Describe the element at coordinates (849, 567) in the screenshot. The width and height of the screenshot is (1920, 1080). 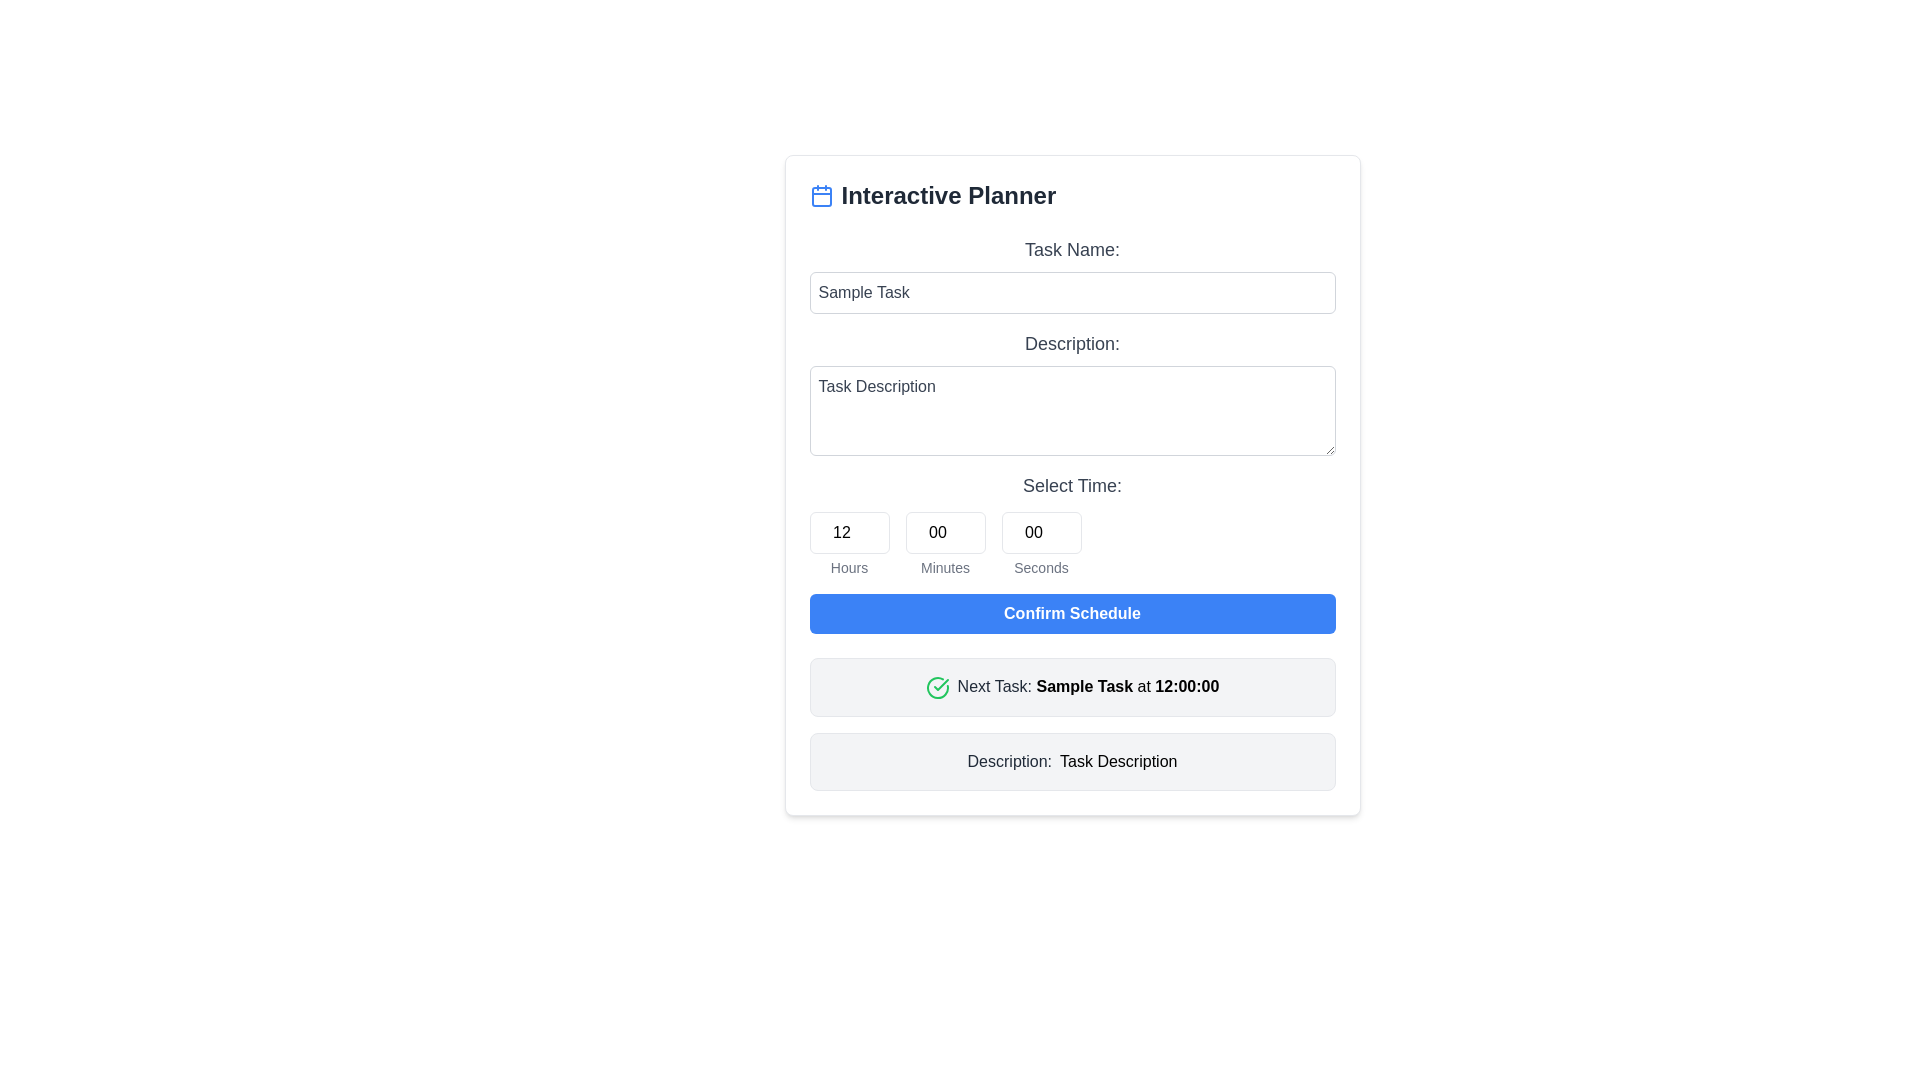
I see `the text label displaying 'Hours' in a small, gray font, which is located below the input field labeled '12' in the time selection section` at that location.